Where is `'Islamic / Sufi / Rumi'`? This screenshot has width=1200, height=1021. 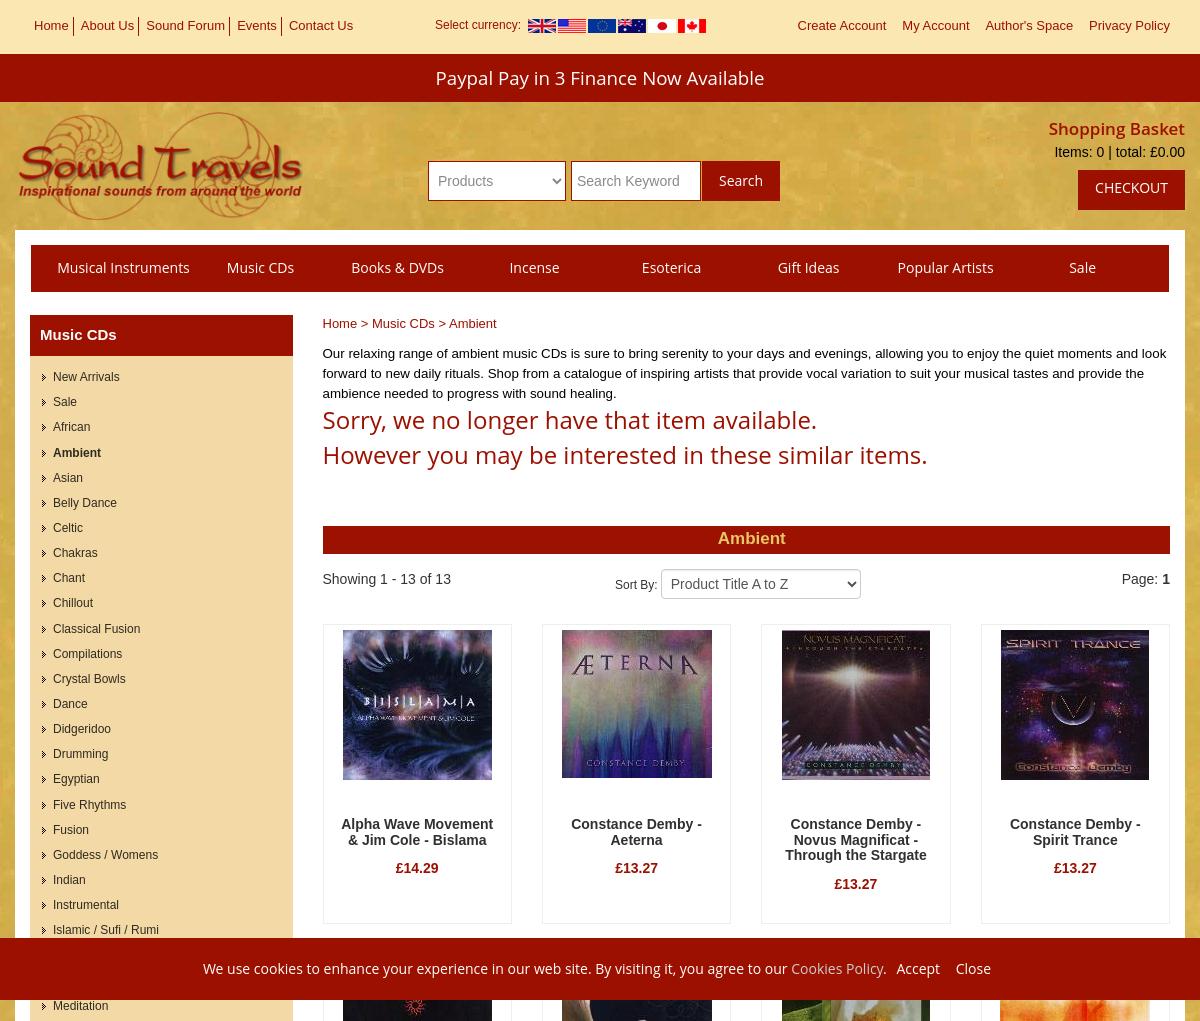
'Islamic / Sufi / Rumi' is located at coordinates (53, 930).